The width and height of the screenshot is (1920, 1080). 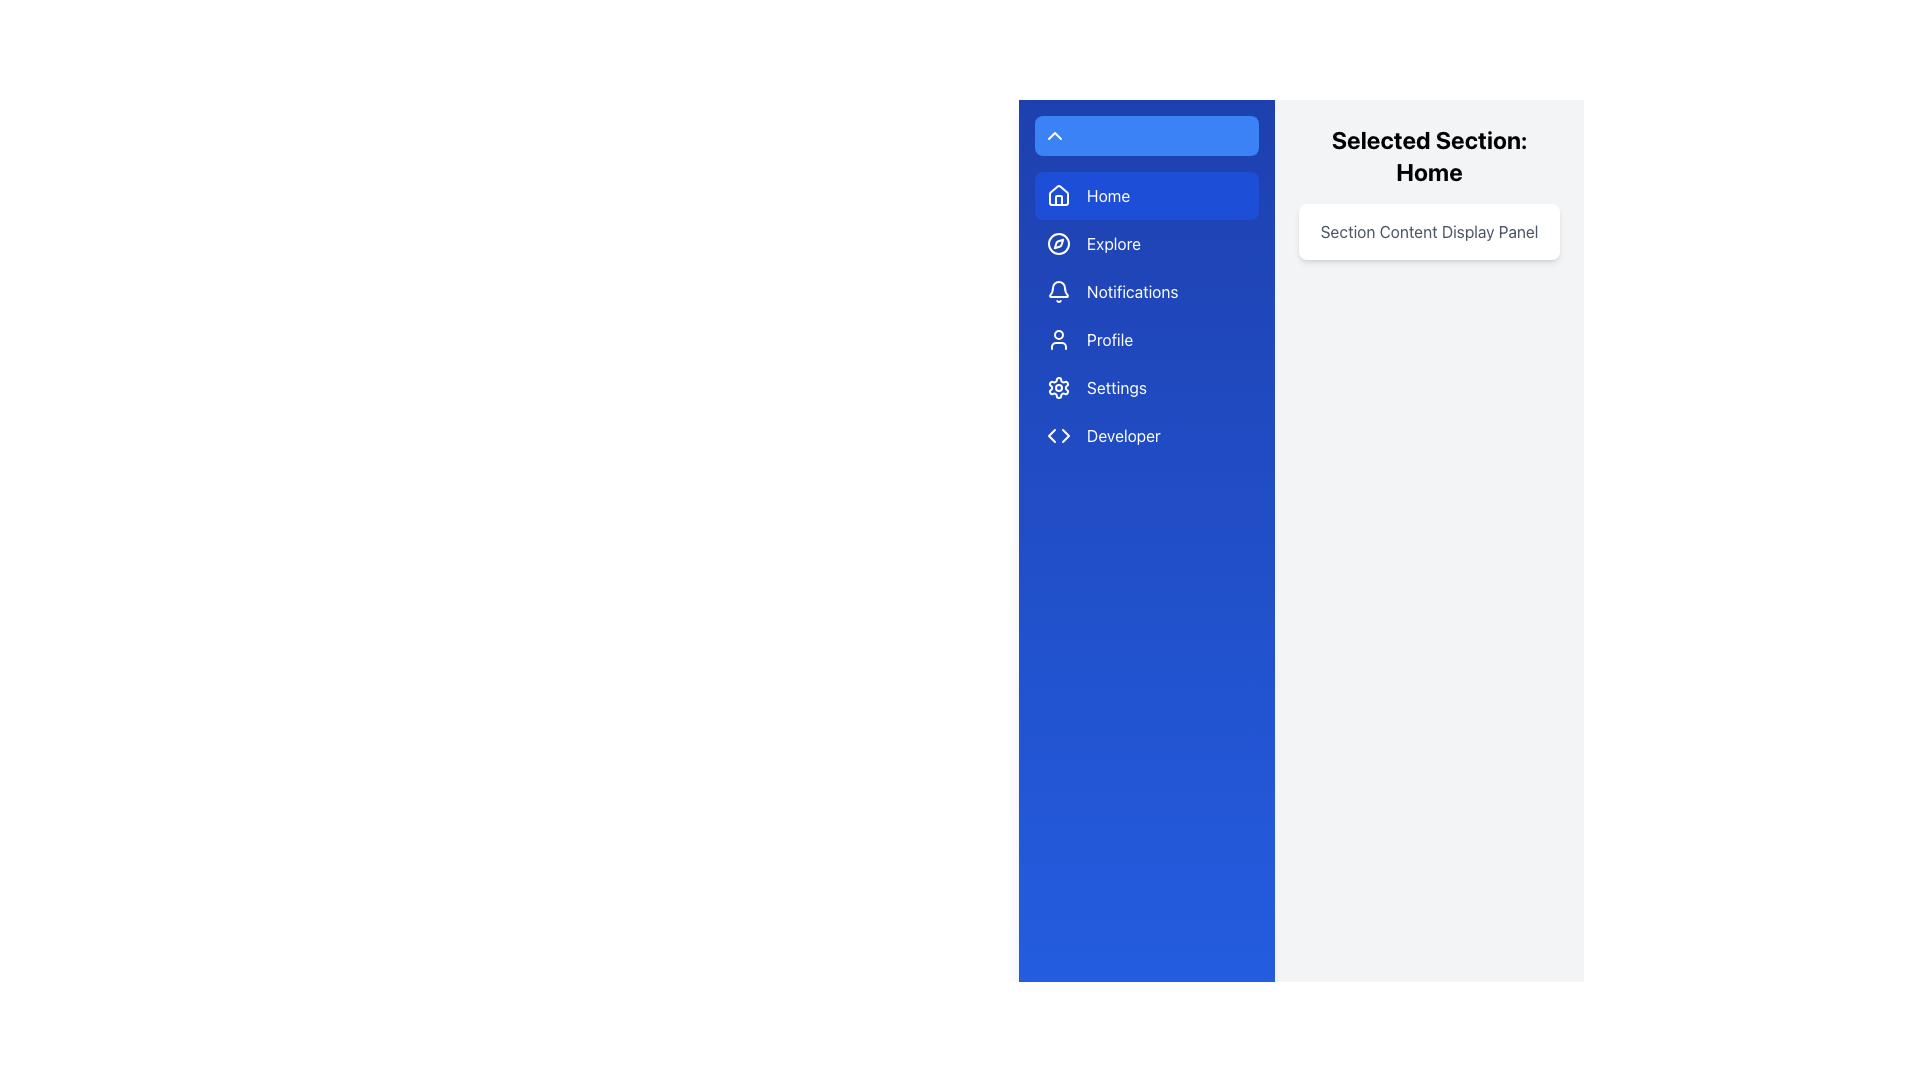 I want to click on the navigation button that directs users to the 'Developer' section, located at the sixth position in the vertical menu, below 'Settings', so click(x=1147, y=434).